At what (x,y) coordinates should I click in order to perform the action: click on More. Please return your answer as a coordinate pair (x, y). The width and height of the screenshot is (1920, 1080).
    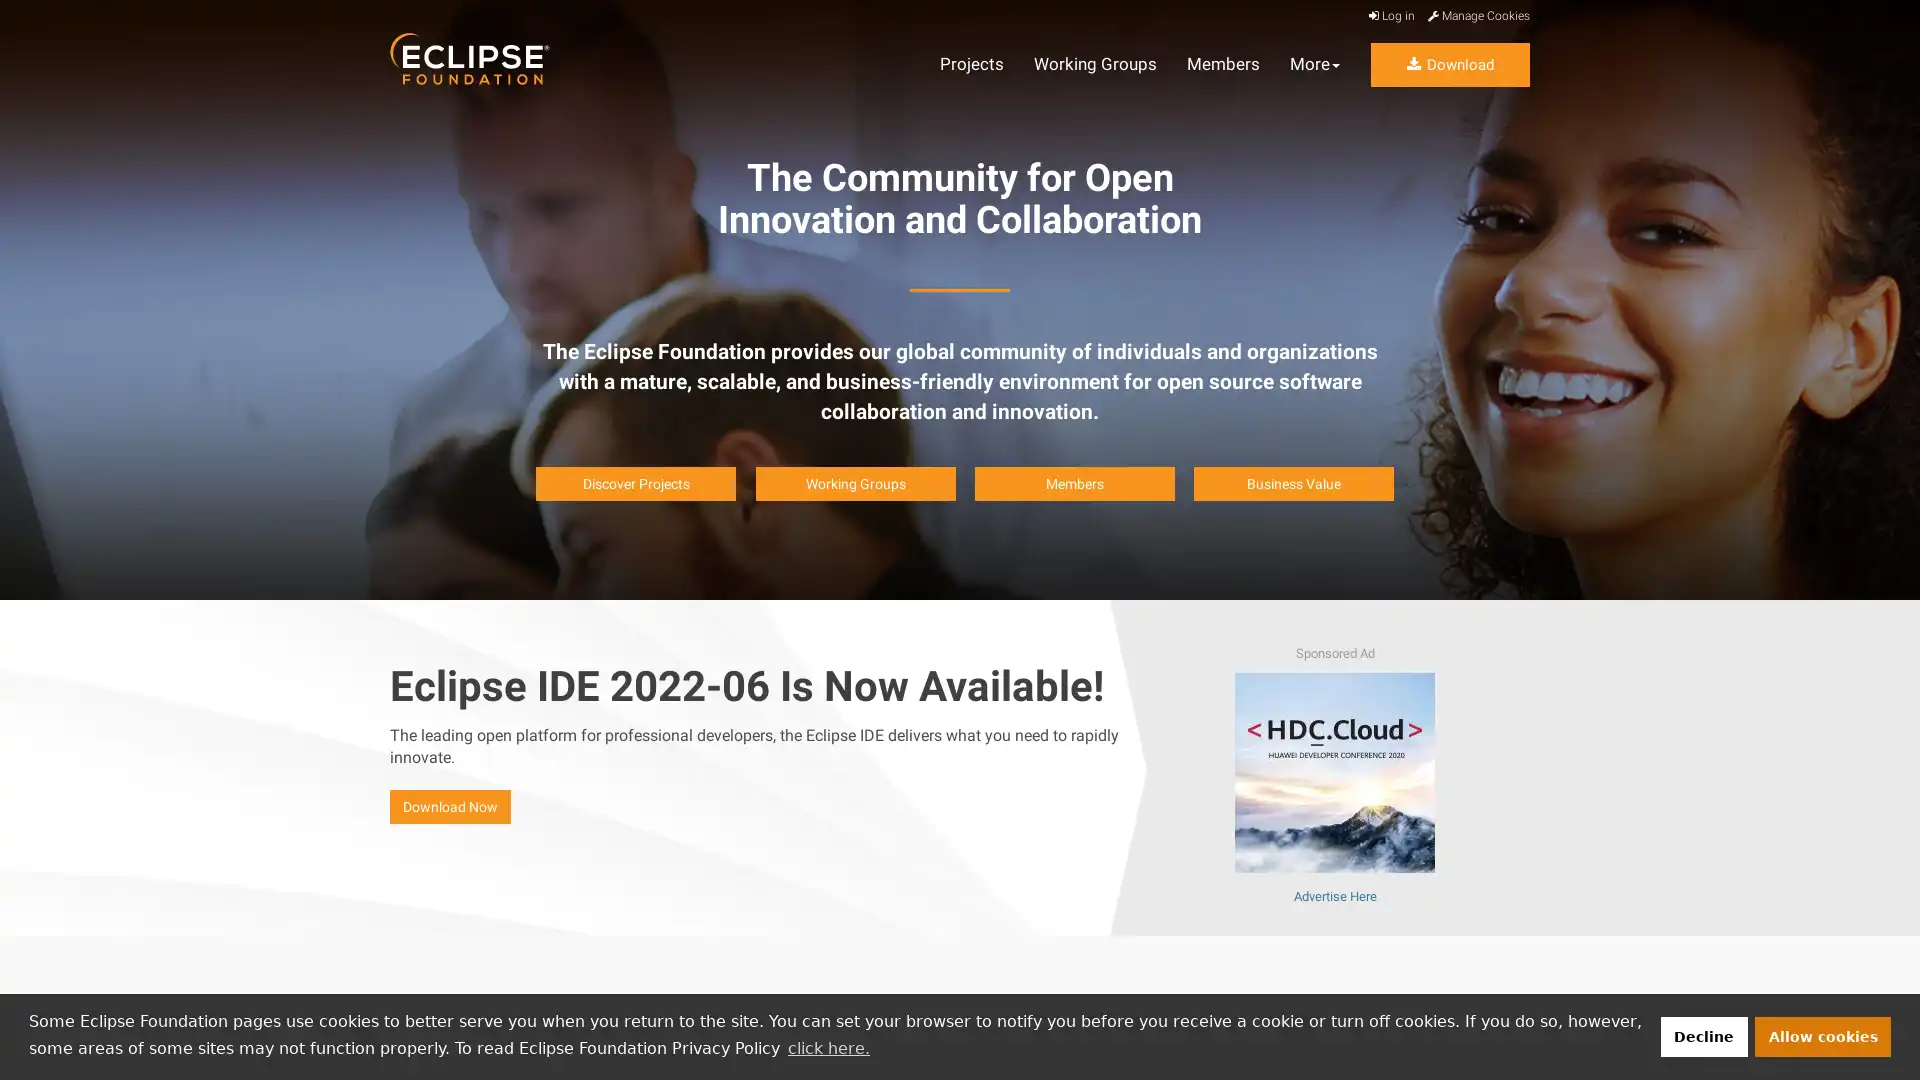
    Looking at the image, I should click on (1315, 64).